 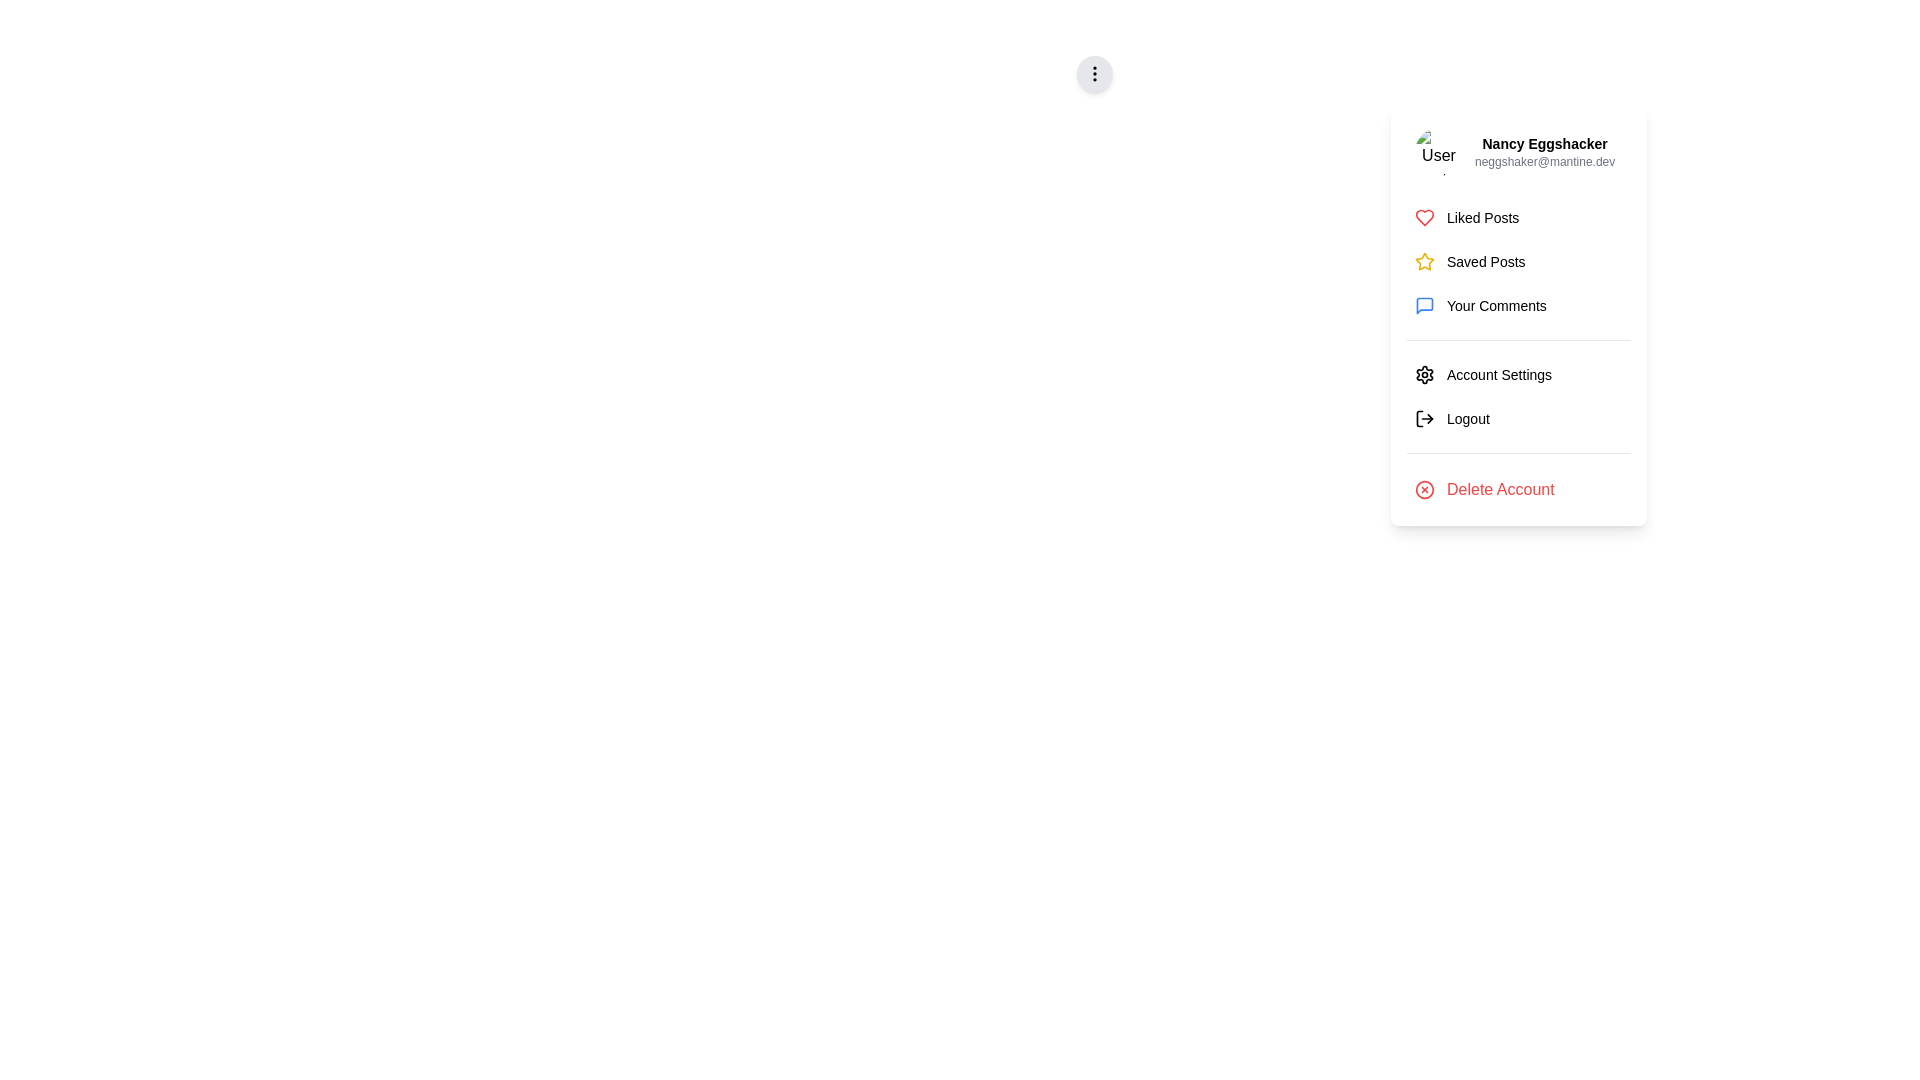 I want to click on the 'Account Settings' option in the dropdown menu located in the top-right section of the interface, so click(x=1518, y=388).